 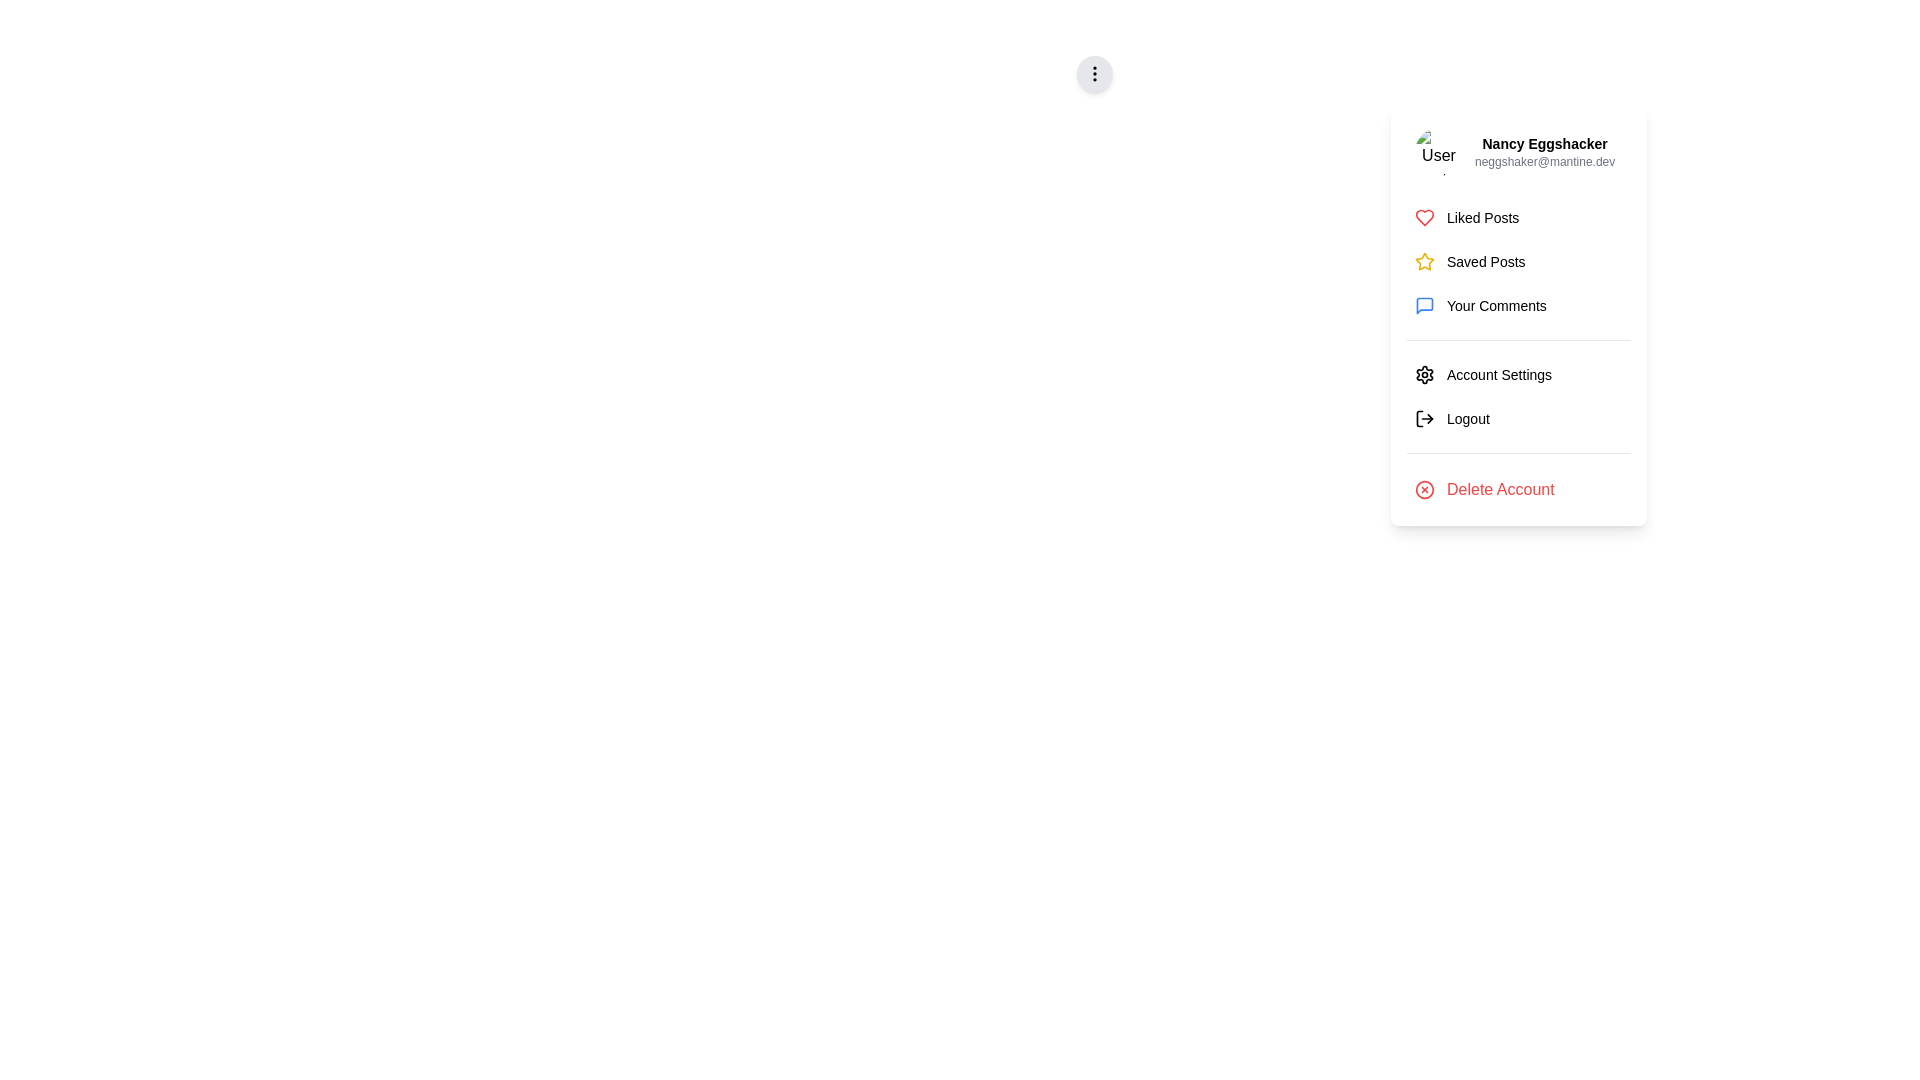 I want to click on the 'Account Settings' option in the dropdown menu located in the top-right section of the interface, so click(x=1518, y=388).